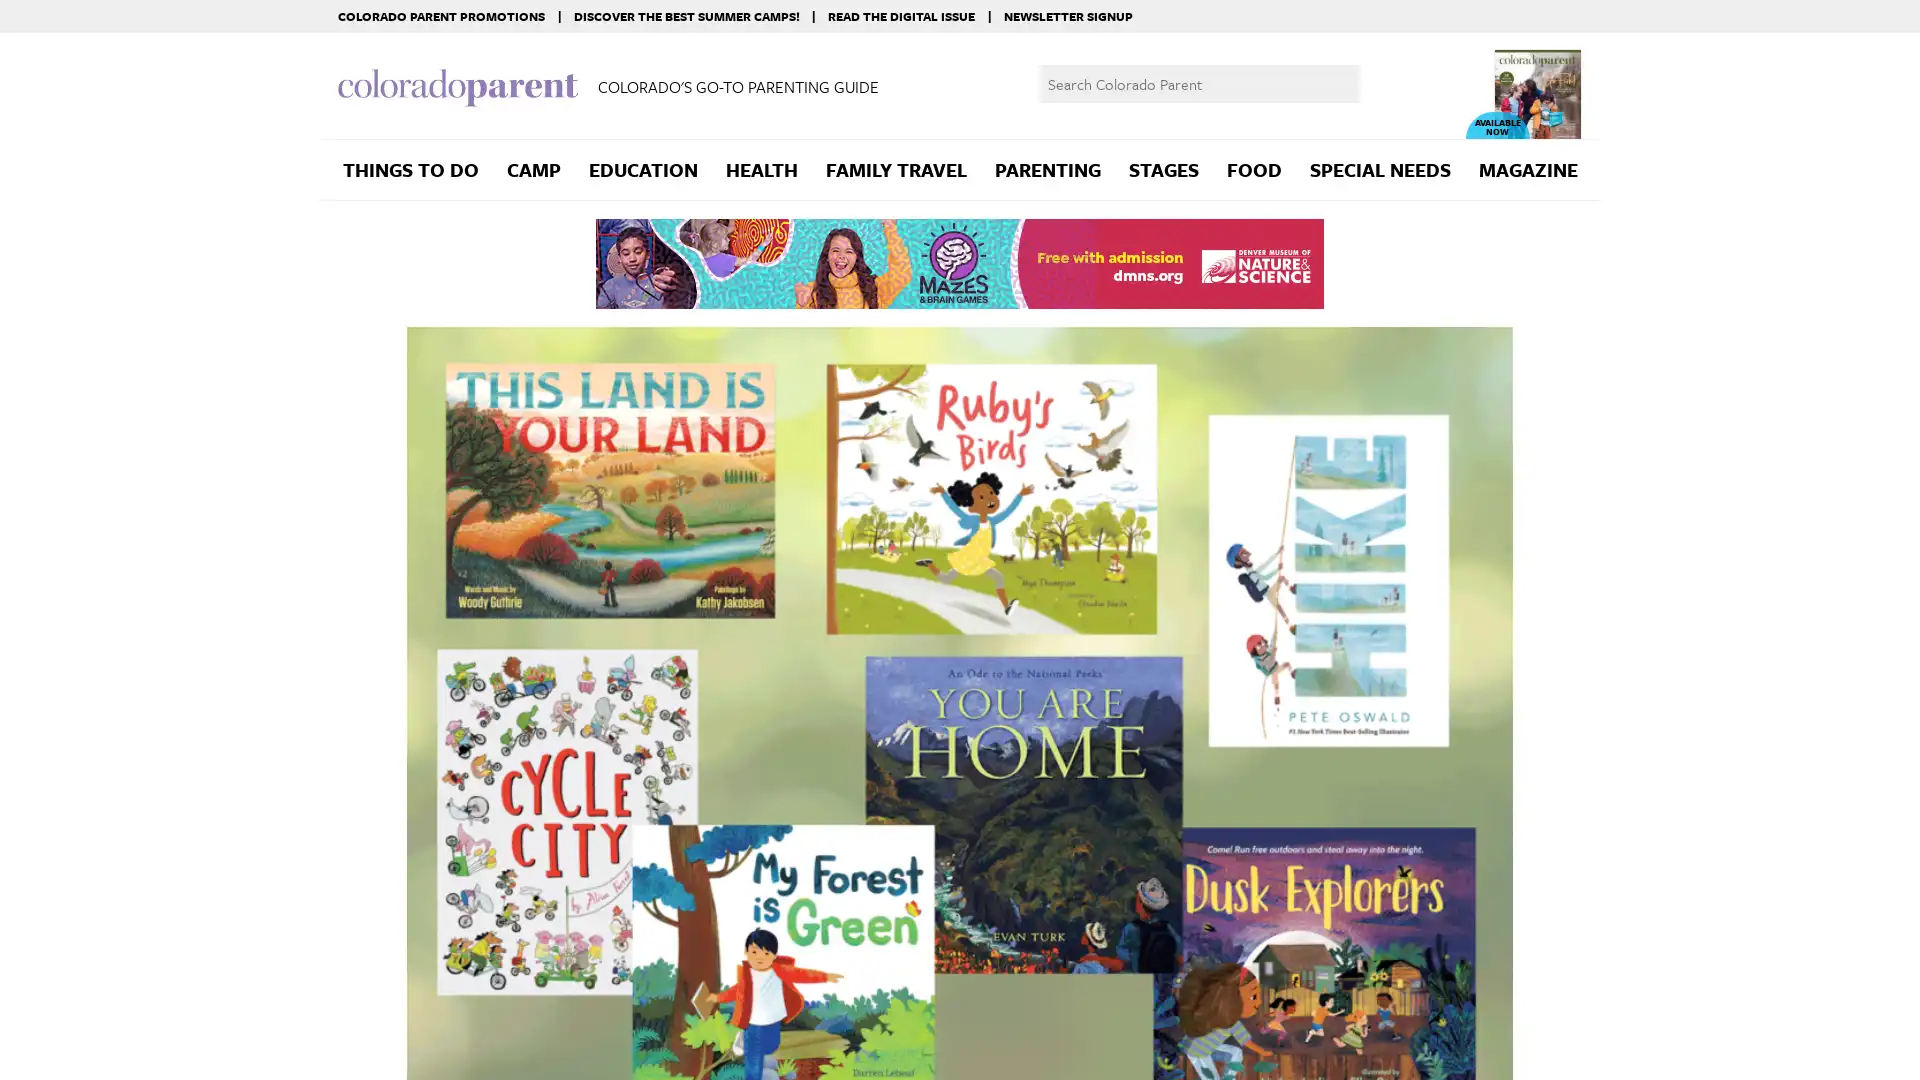 This screenshot has height=1080, width=1920. What do you see at coordinates (1771, 1040) in the screenshot?
I see `SUBSCRIBE NOW` at bounding box center [1771, 1040].